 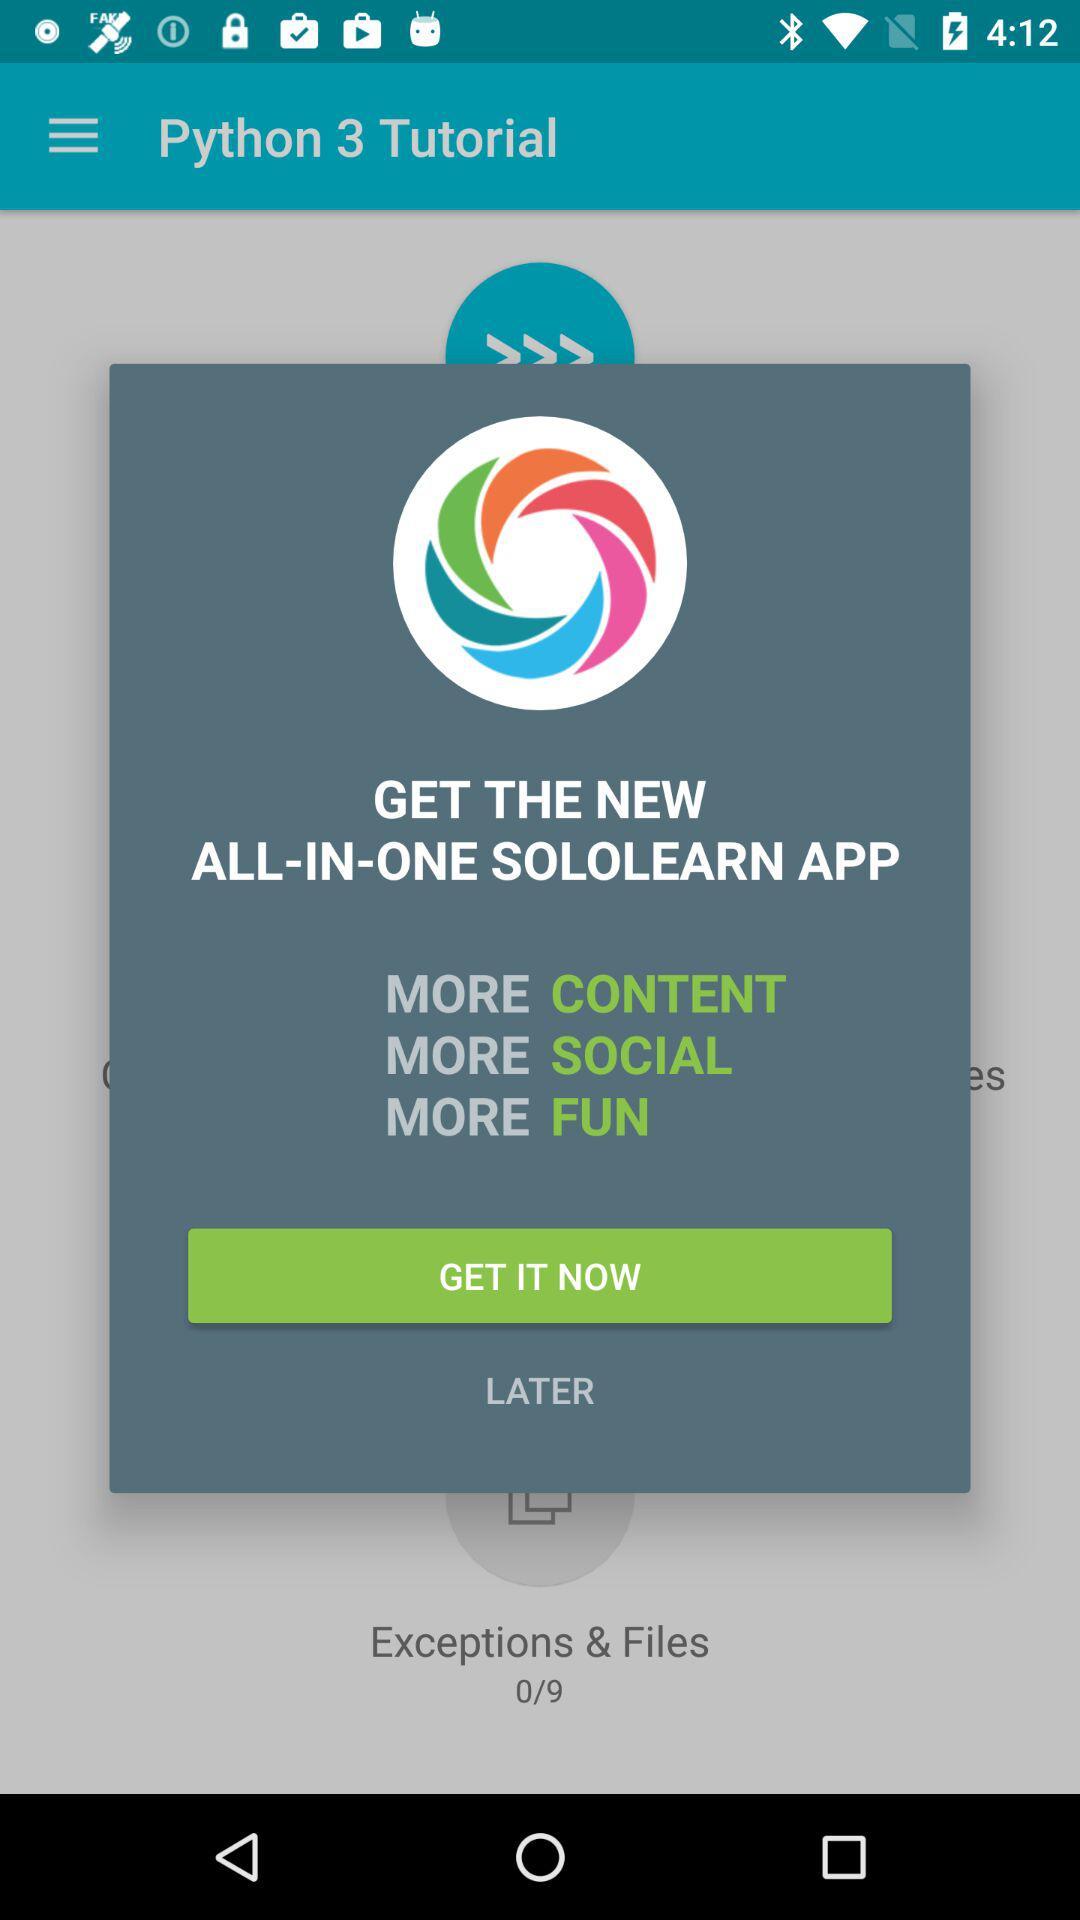 I want to click on later, so click(x=540, y=1388).